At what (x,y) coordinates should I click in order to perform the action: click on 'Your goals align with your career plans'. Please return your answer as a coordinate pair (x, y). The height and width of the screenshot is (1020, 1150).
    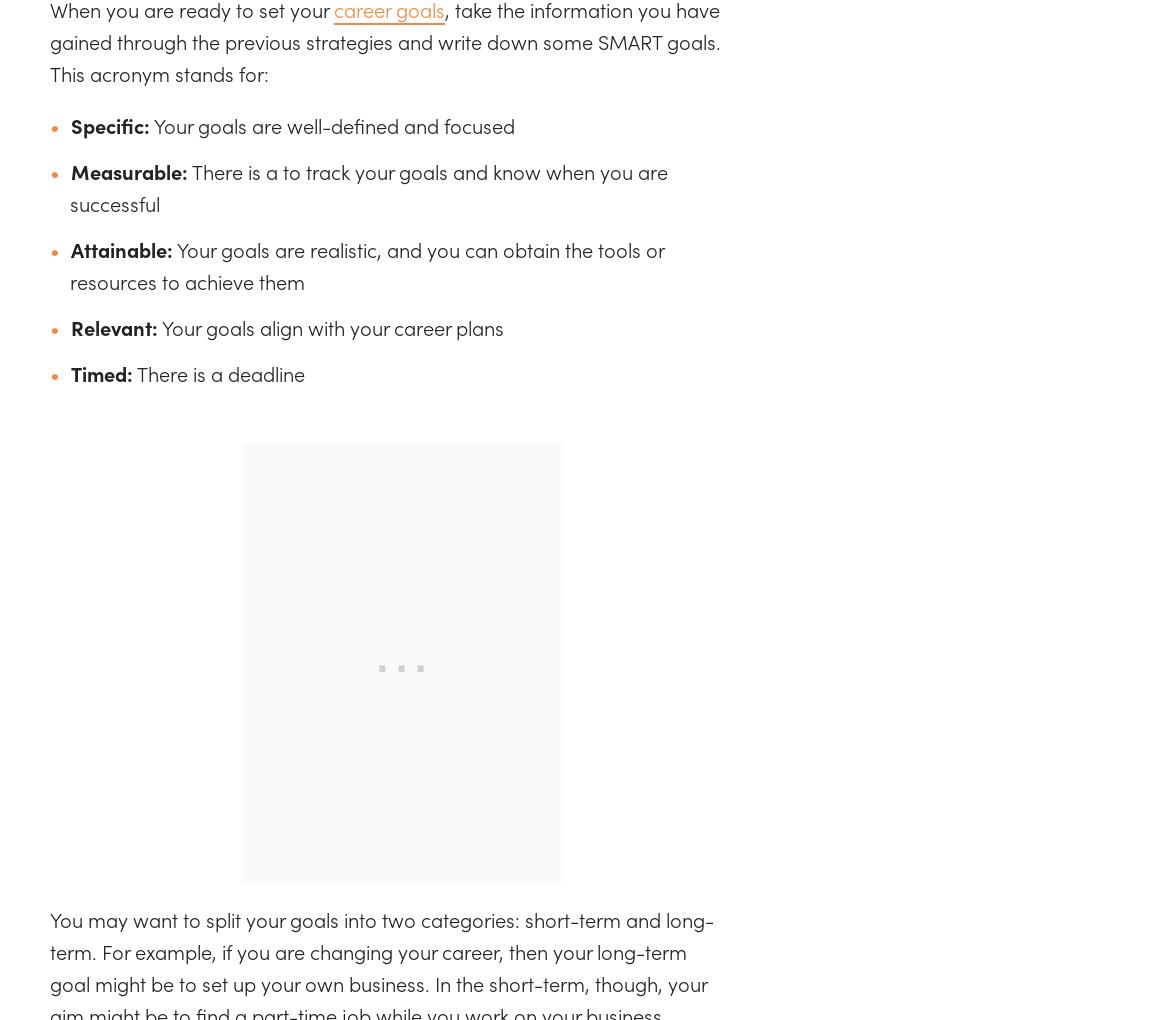
    Looking at the image, I should click on (330, 327).